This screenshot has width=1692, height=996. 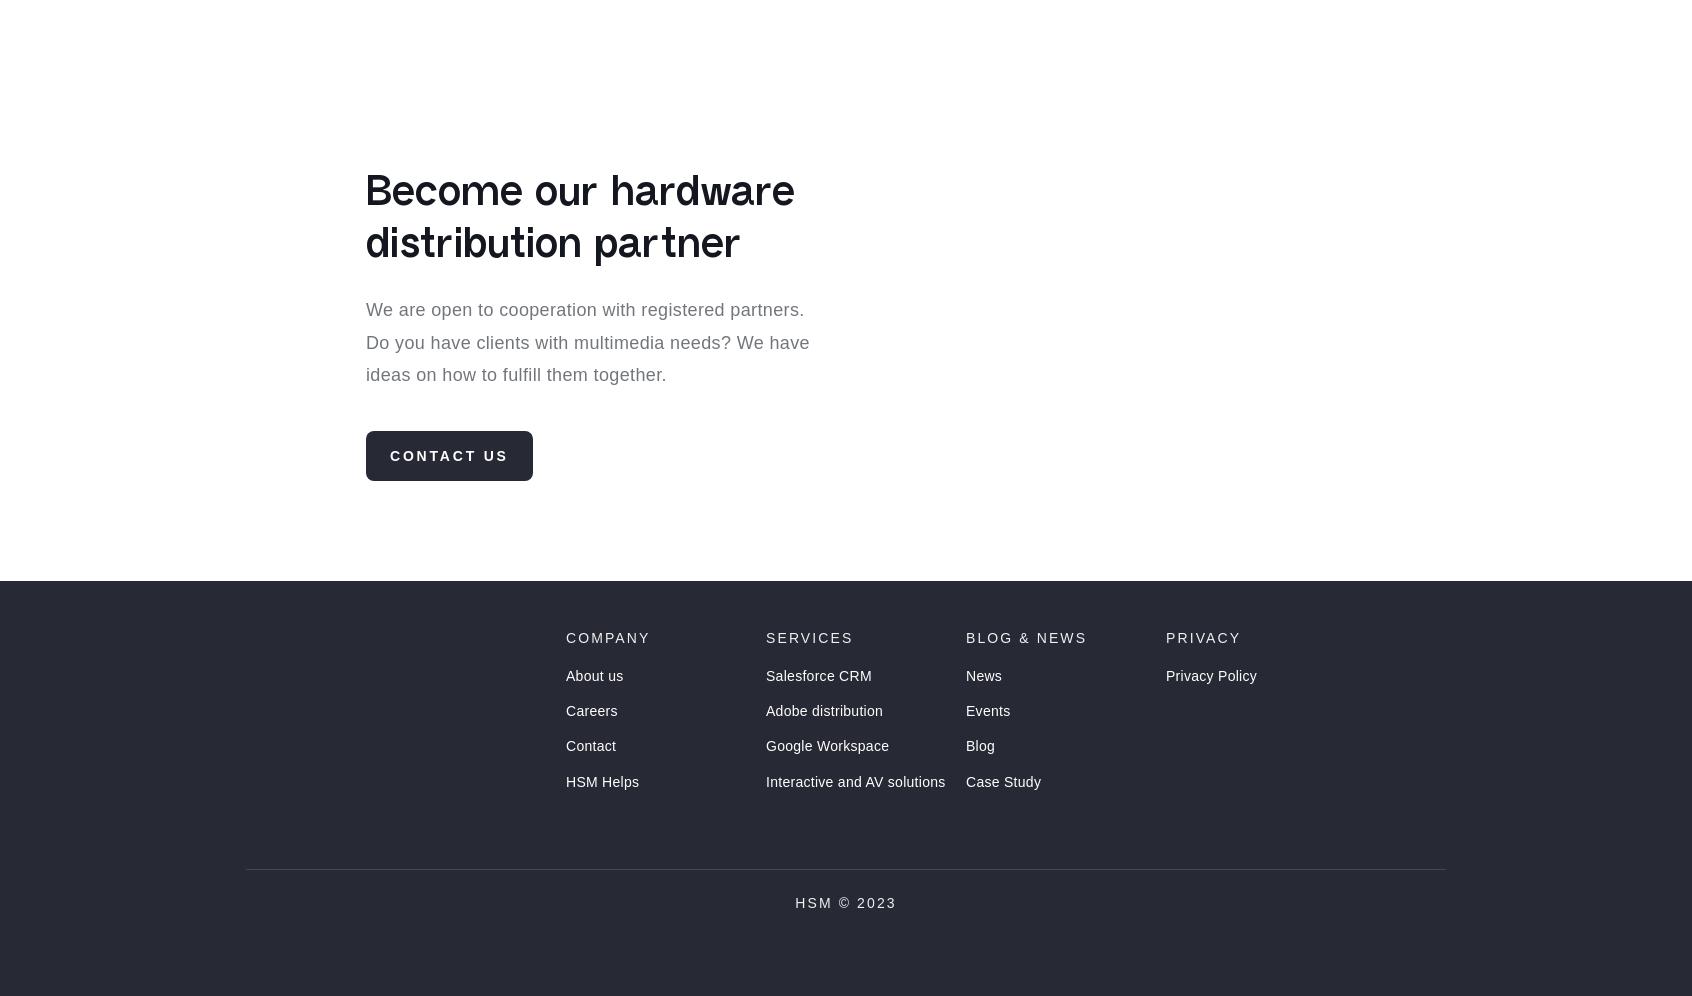 What do you see at coordinates (1025, 674) in the screenshot?
I see `'Blog & News'` at bounding box center [1025, 674].